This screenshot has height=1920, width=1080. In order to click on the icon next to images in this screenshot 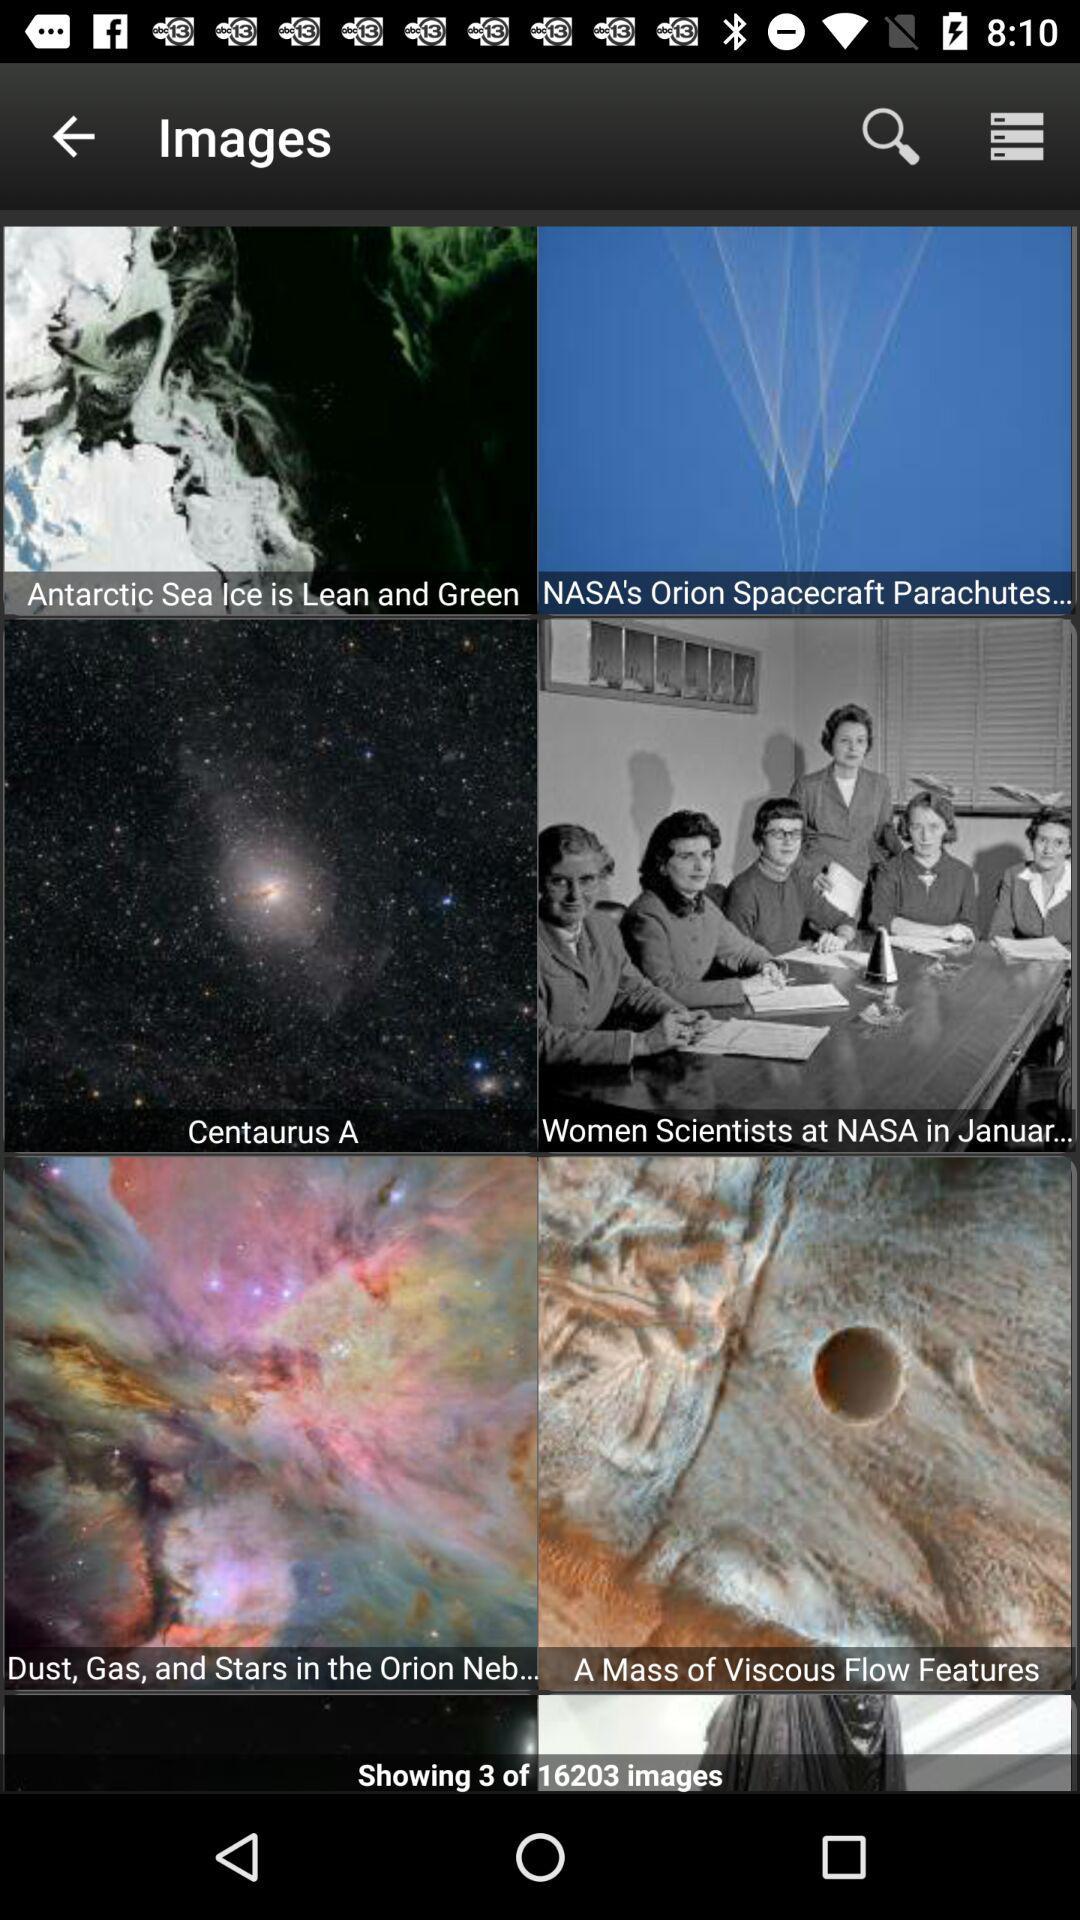, I will do `click(72, 135)`.